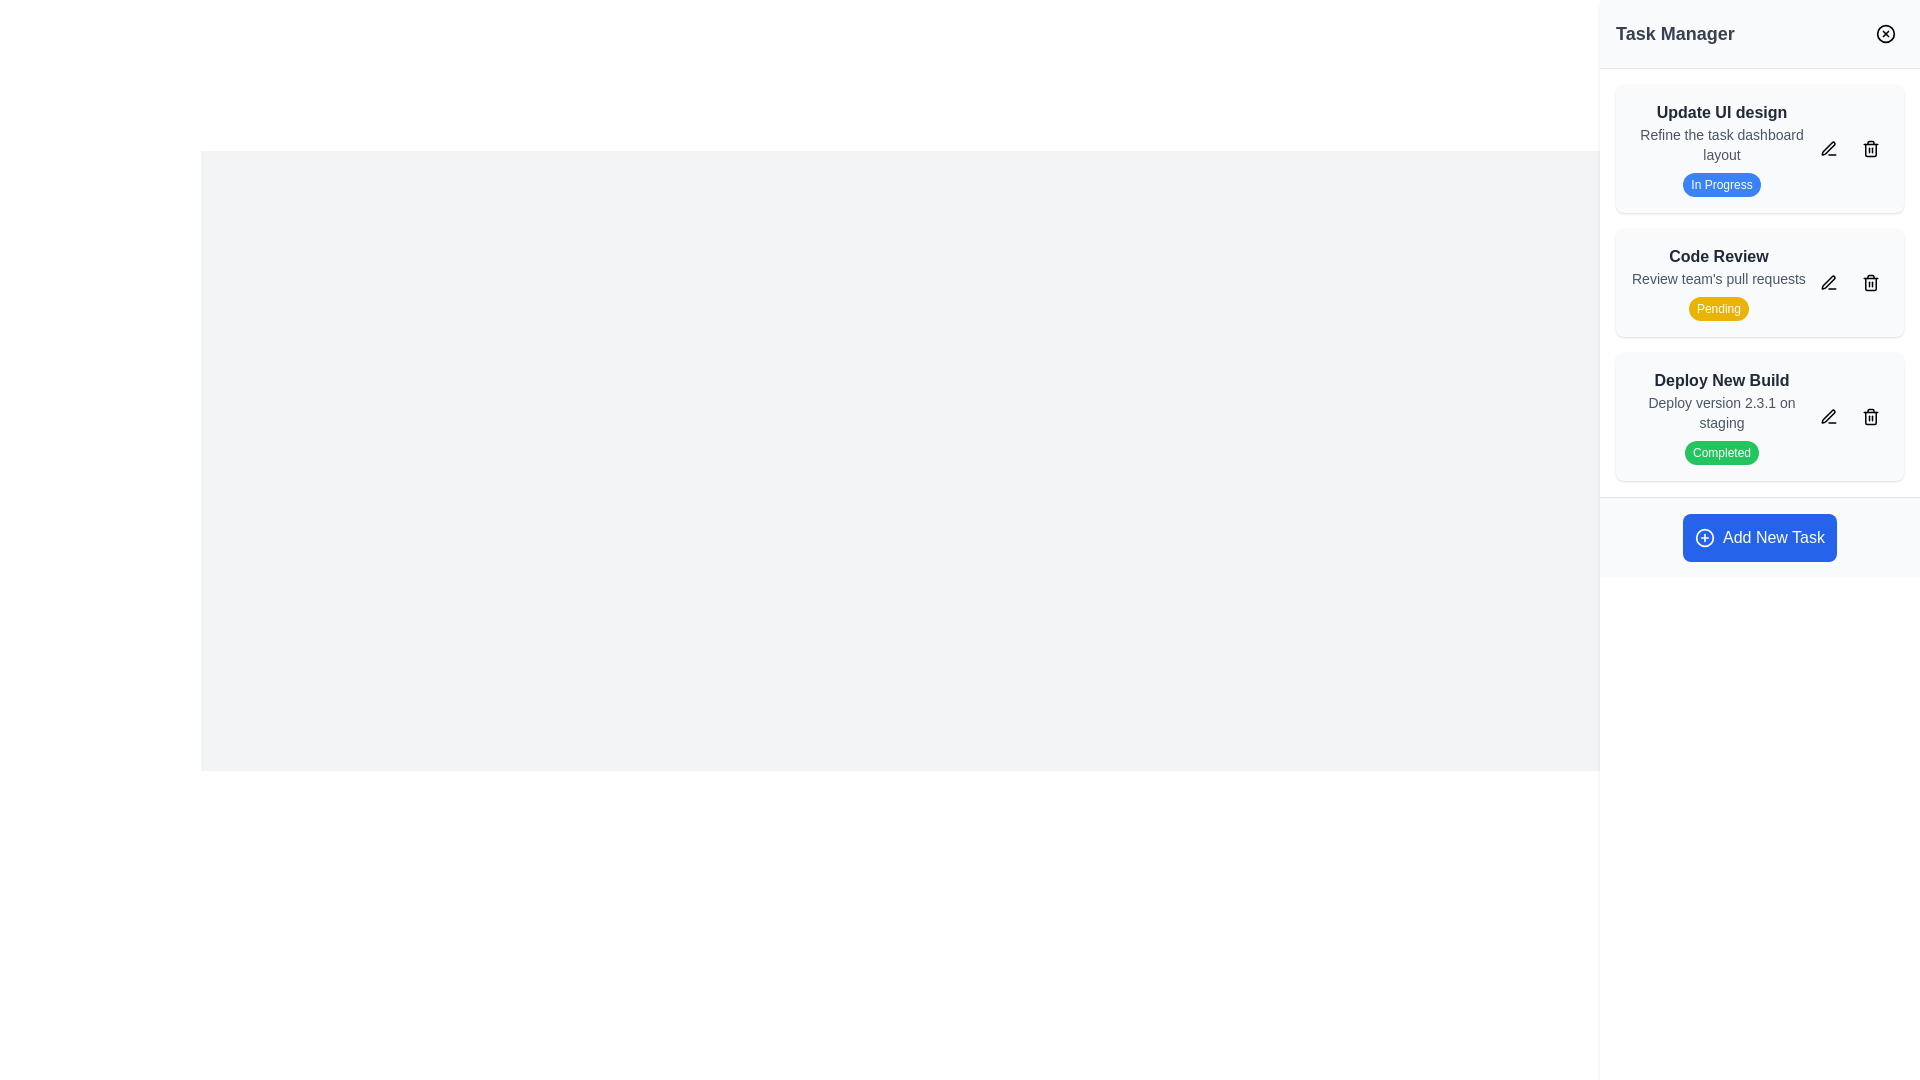  What do you see at coordinates (1828, 148) in the screenshot?
I see `the pen icon button to initiate editing the 'Update UI design' task, which is styled in black with a stroke-based design and is located to the right of the task title in the sidebar list of tasks` at bounding box center [1828, 148].